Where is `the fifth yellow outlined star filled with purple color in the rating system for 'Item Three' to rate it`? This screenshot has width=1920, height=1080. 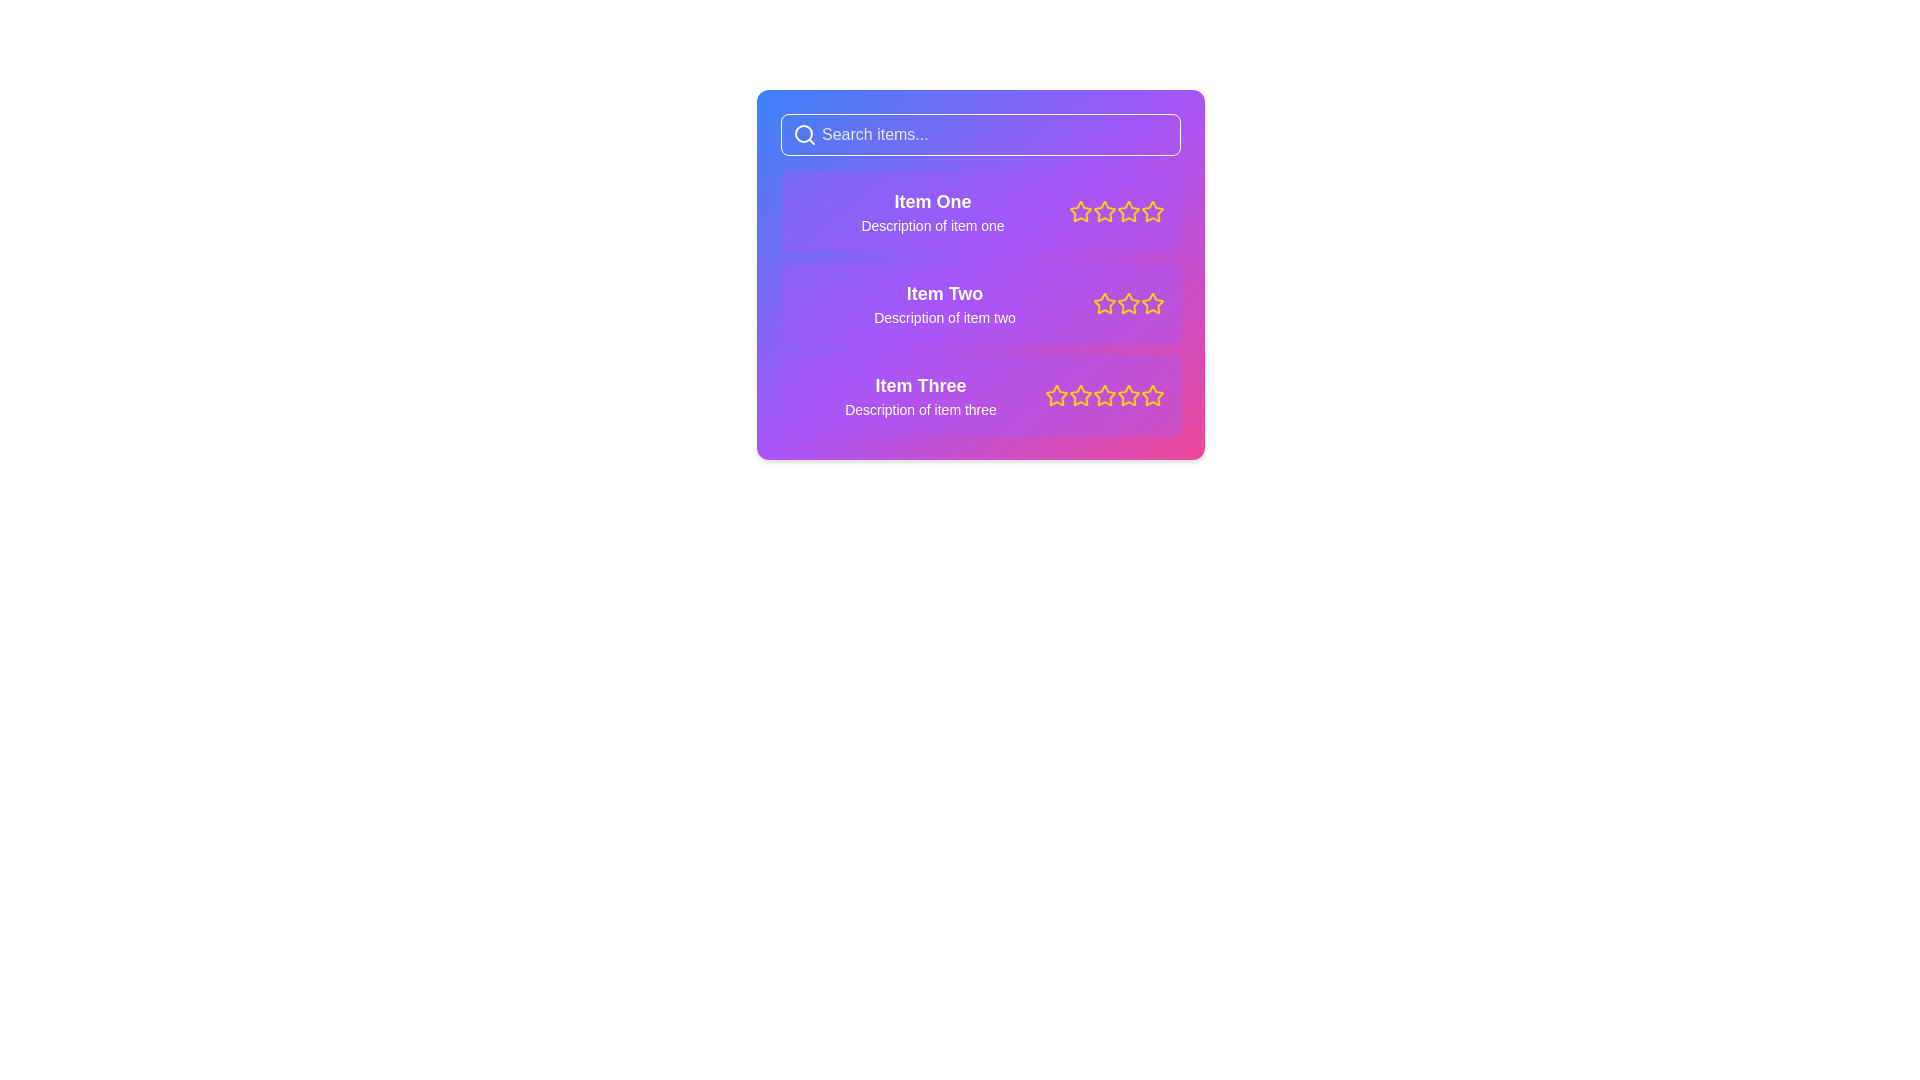
the fifth yellow outlined star filled with purple color in the rating system for 'Item Three' to rate it is located at coordinates (1152, 395).